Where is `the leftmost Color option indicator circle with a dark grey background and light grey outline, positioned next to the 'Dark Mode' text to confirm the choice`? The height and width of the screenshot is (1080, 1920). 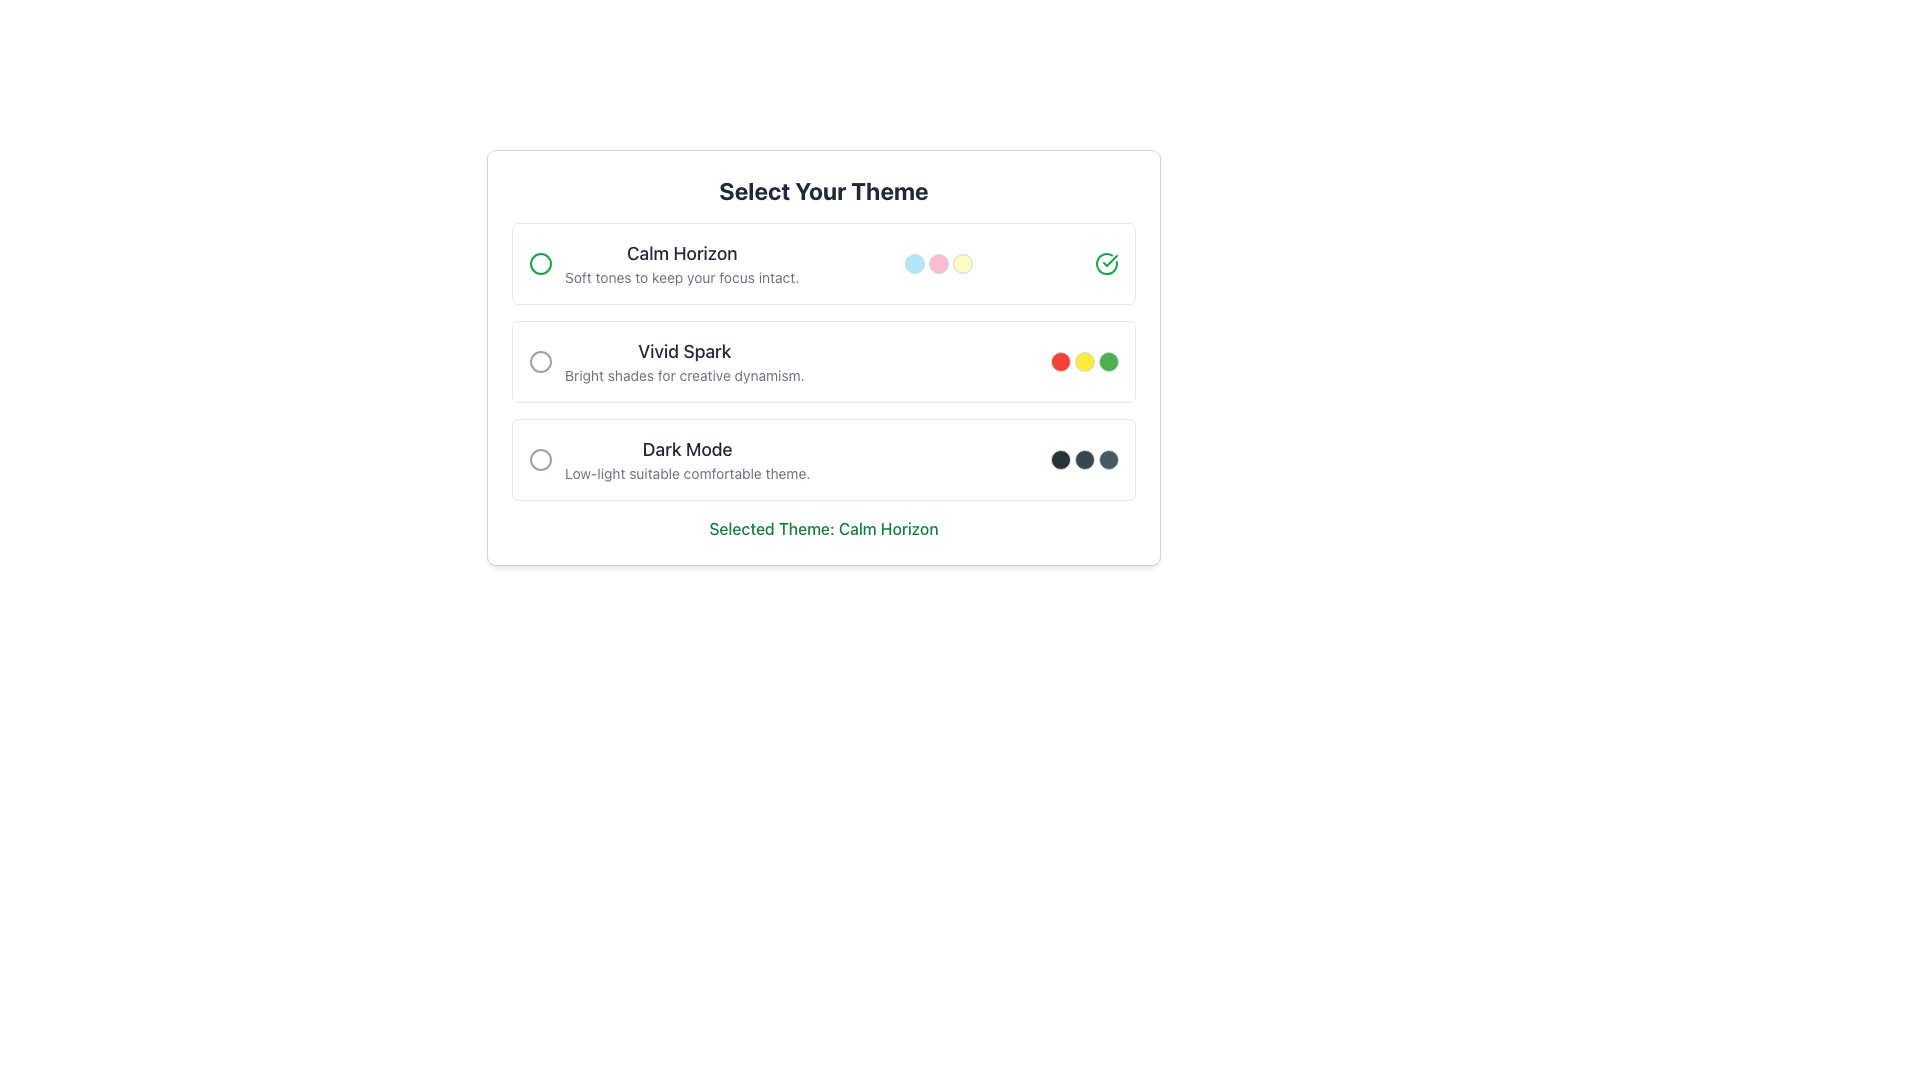 the leftmost Color option indicator circle with a dark grey background and light grey outline, positioned next to the 'Dark Mode' text to confirm the choice is located at coordinates (1059, 459).